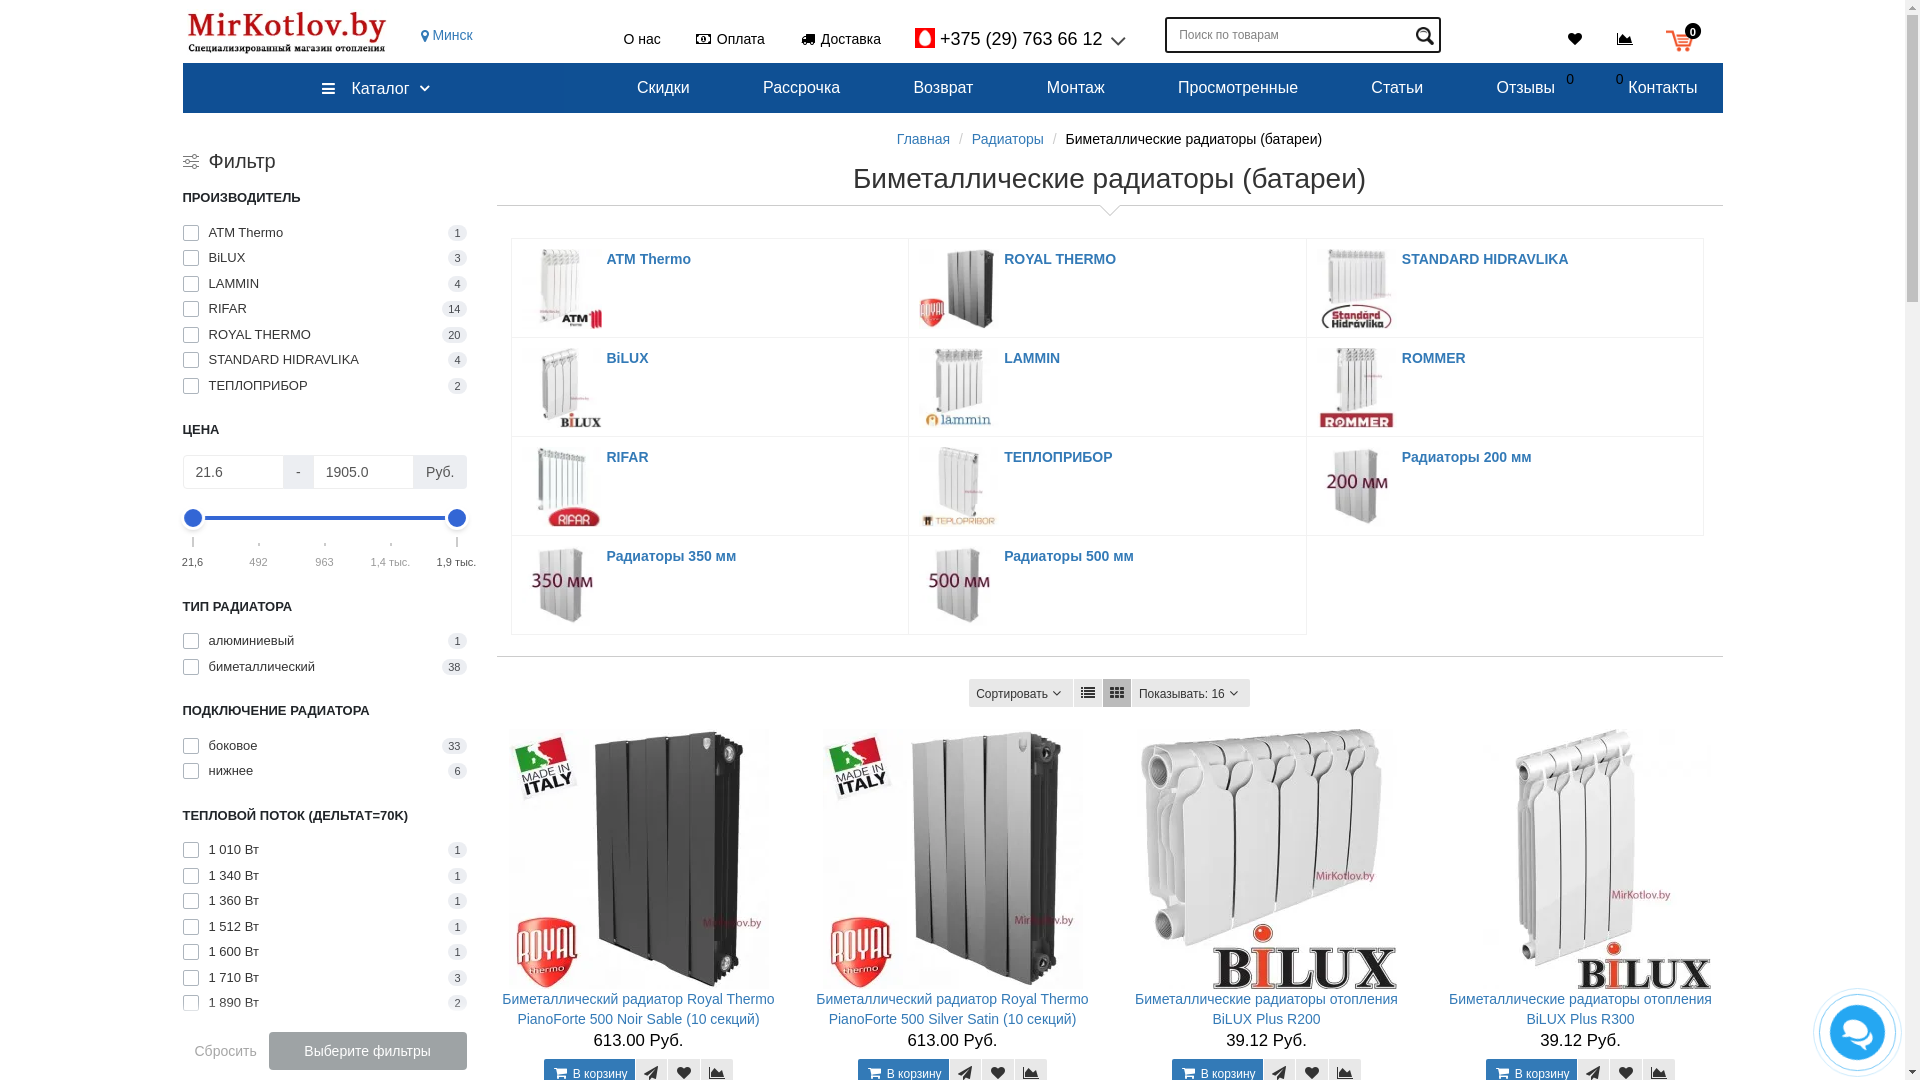 Image resolution: width=1920 pixels, height=1080 pixels. What do you see at coordinates (906, 38) in the screenshot?
I see `'+375 (29) 763 66 12'` at bounding box center [906, 38].